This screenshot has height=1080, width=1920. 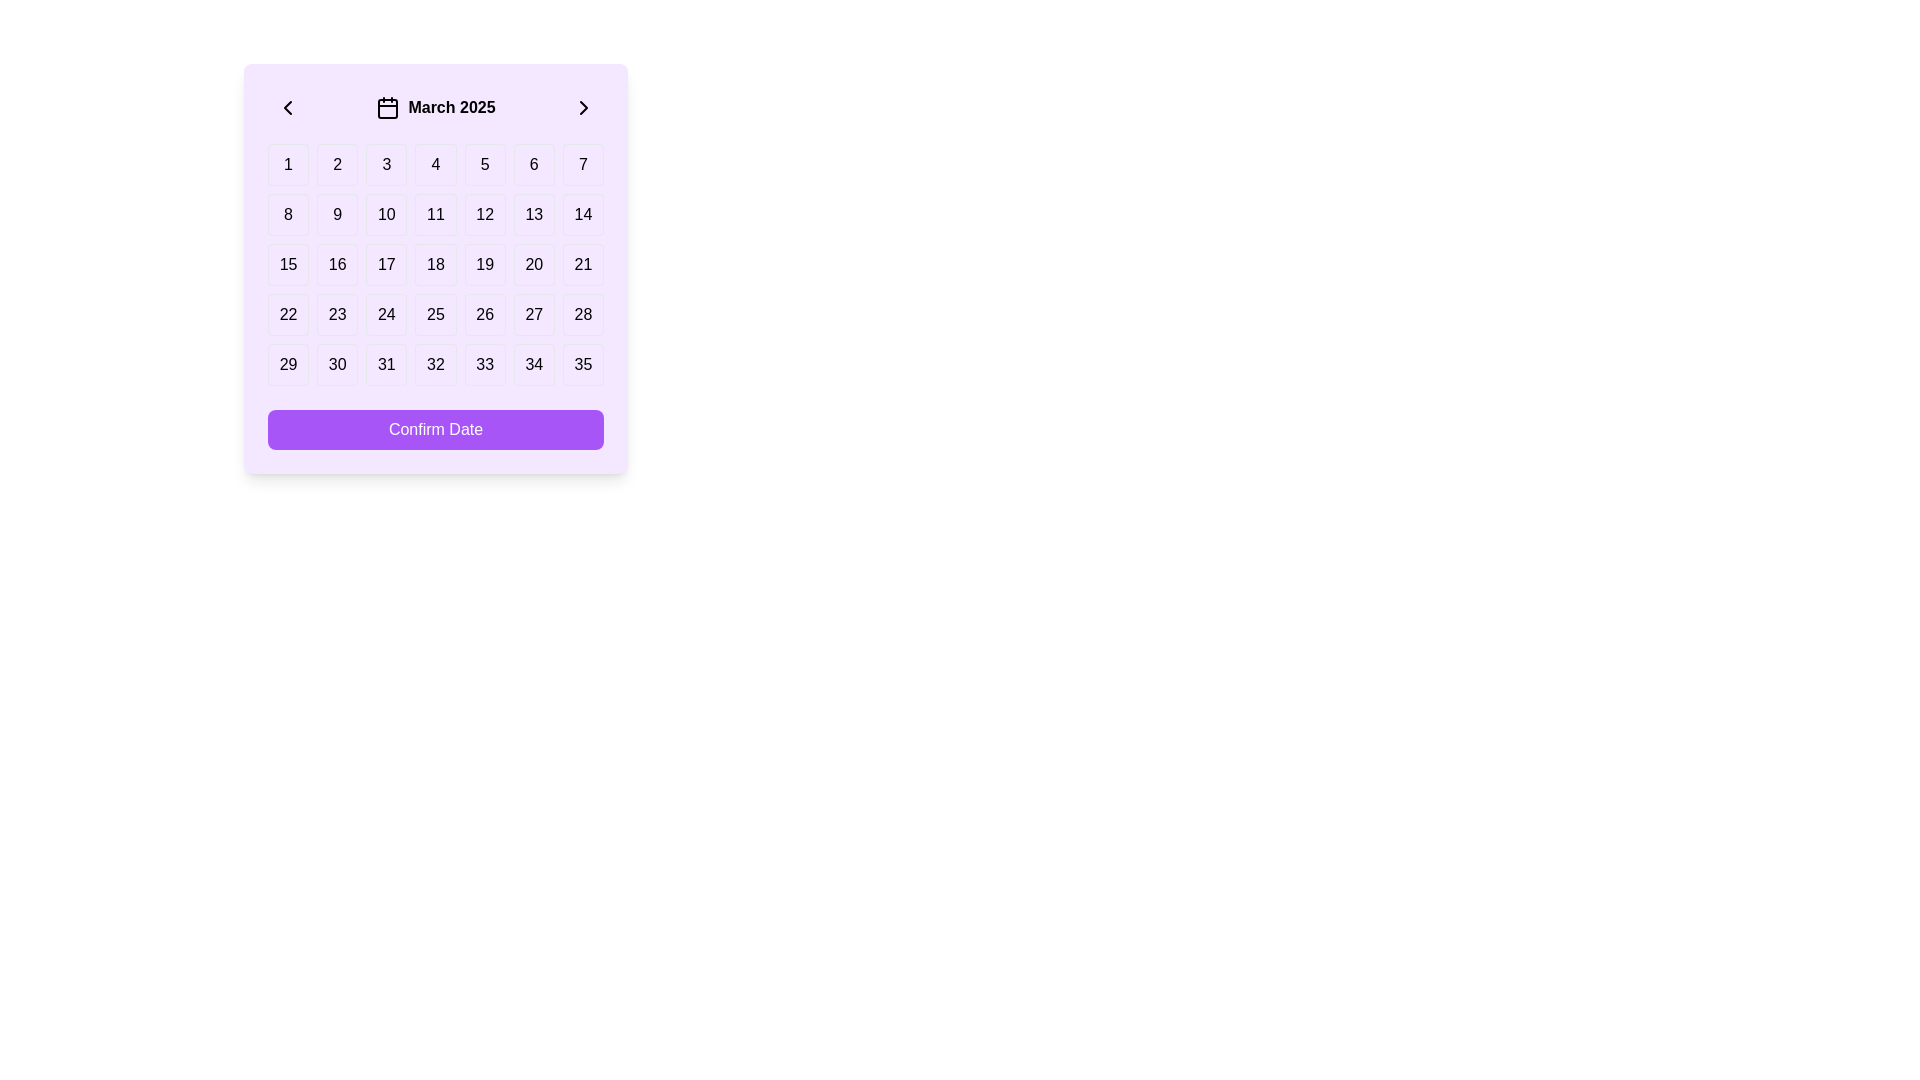 What do you see at coordinates (337, 315) in the screenshot?
I see `the square button displaying the number '23'` at bounding box center [337, 315].